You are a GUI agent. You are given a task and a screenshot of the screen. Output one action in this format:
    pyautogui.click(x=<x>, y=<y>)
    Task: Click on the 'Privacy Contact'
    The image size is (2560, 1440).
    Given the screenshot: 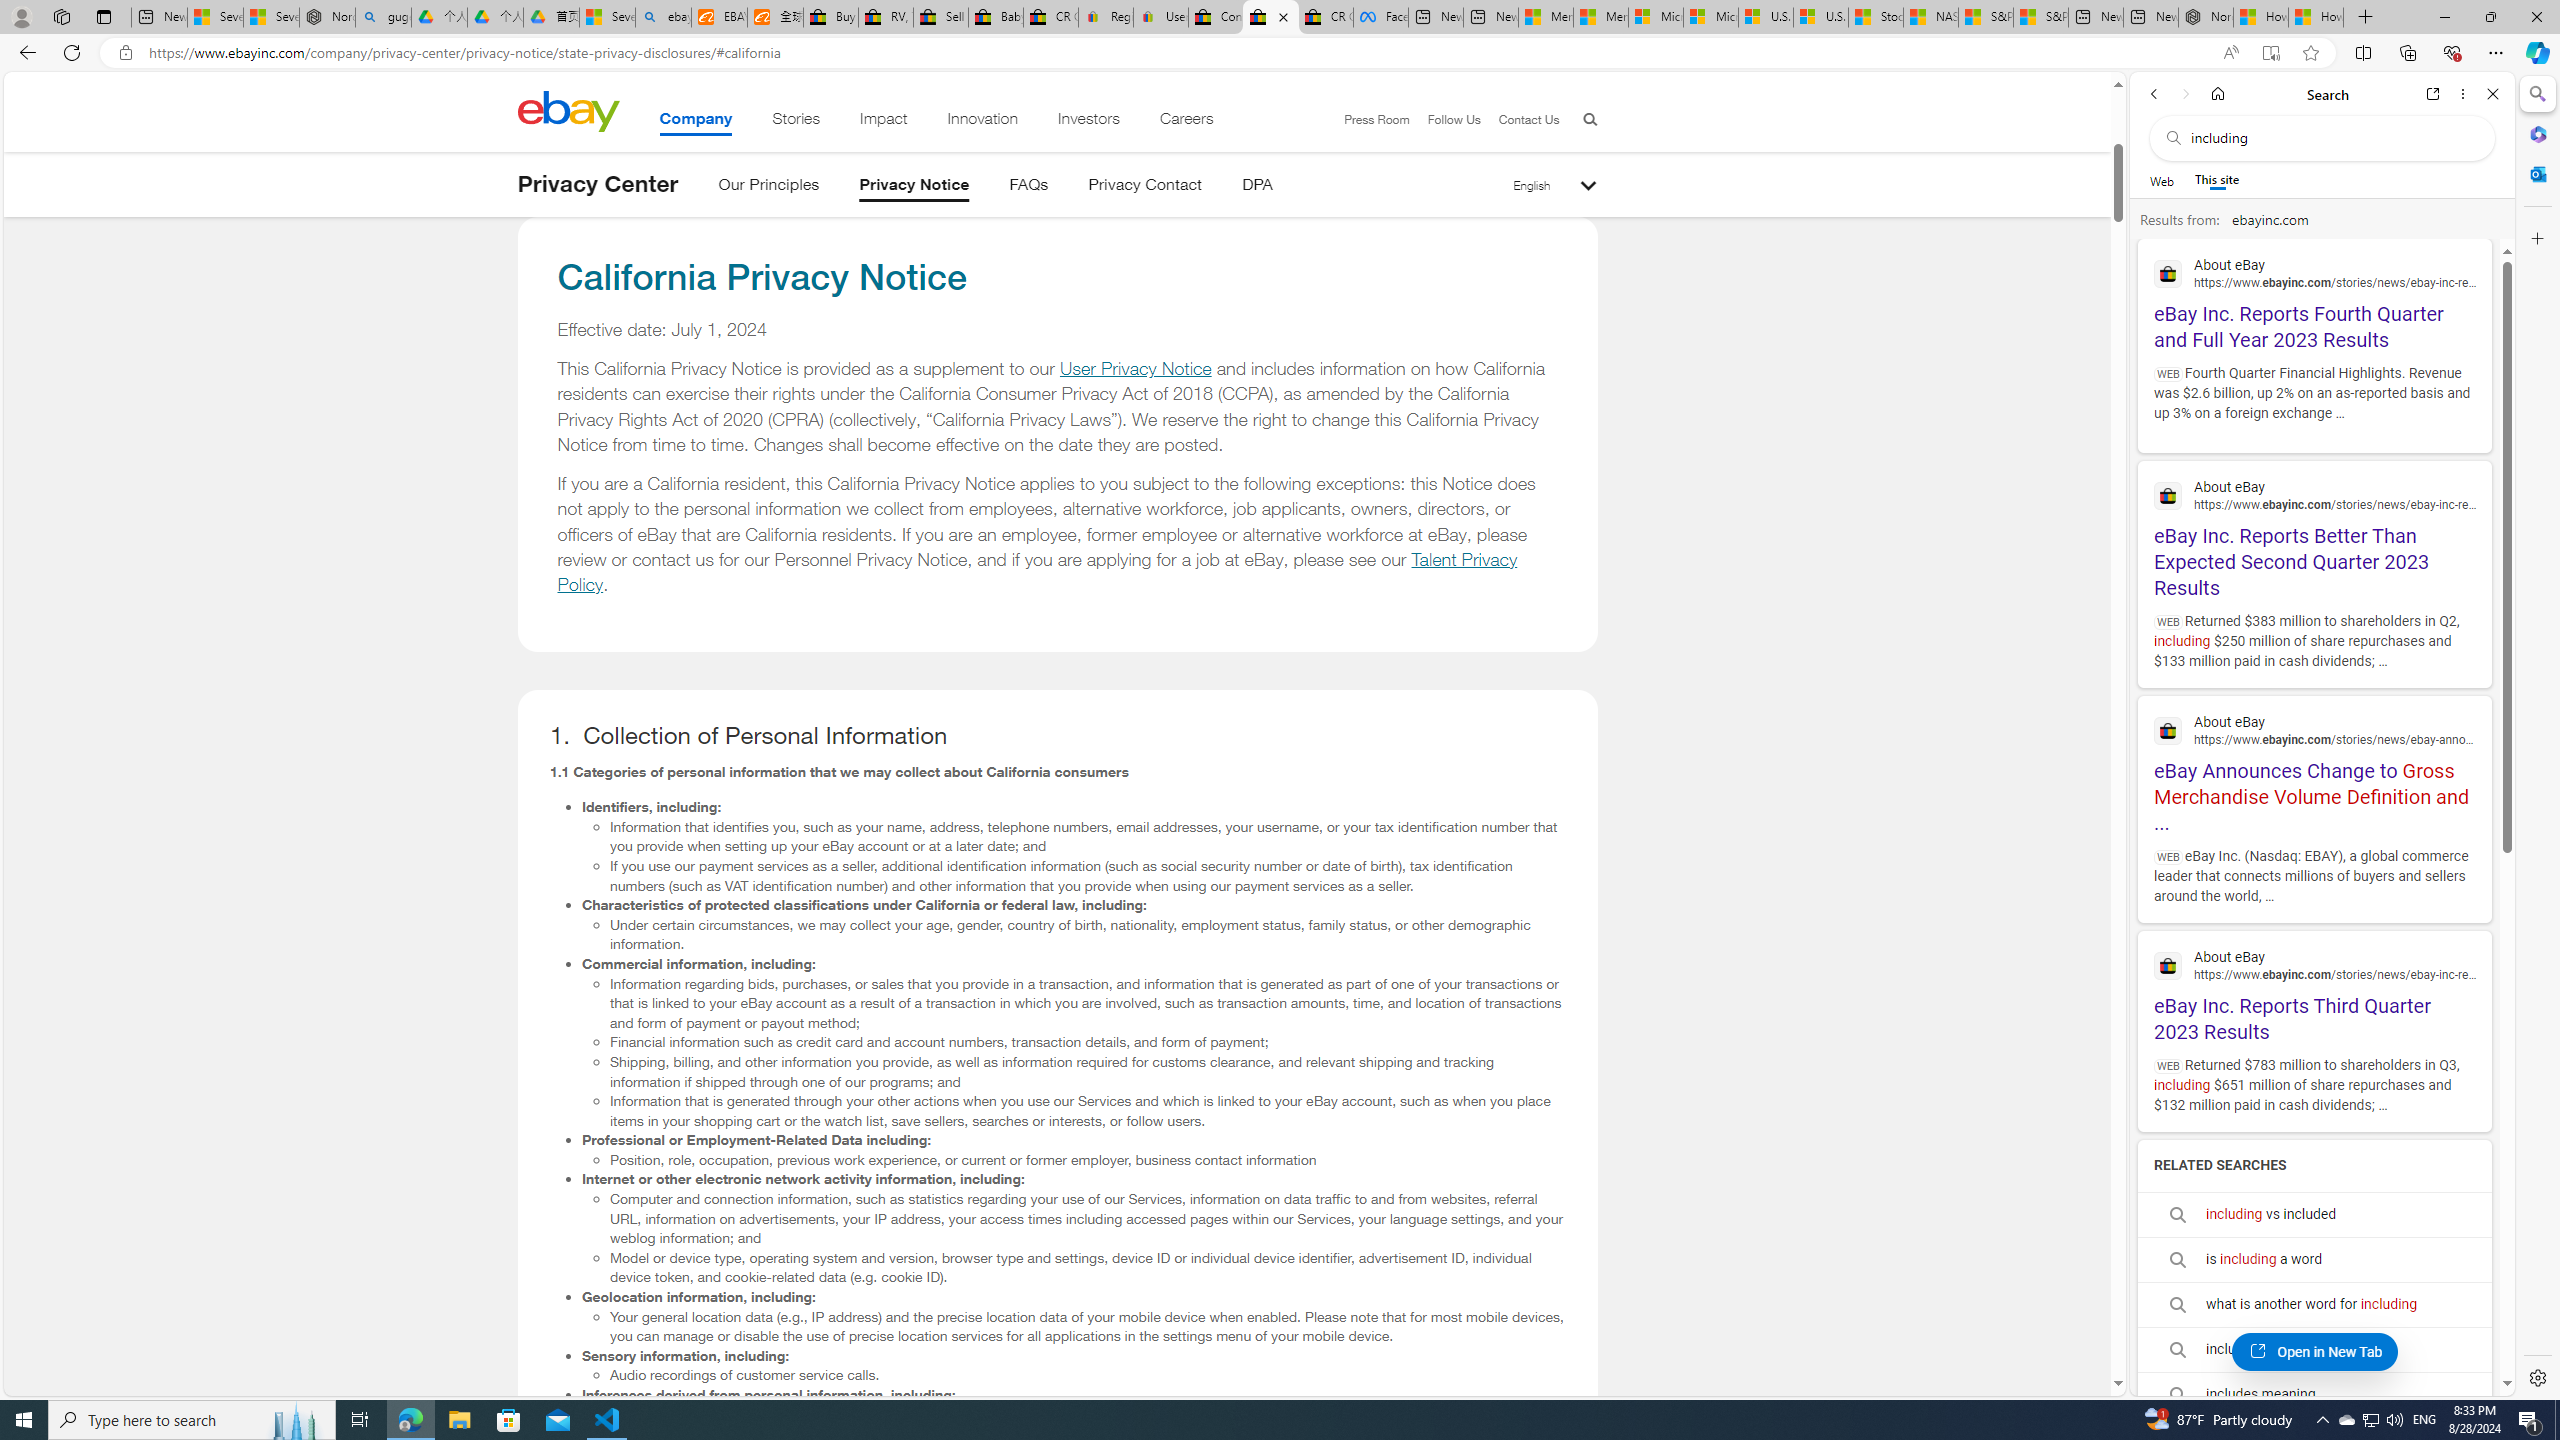 What is the action you would take?
    pyautogui.click(x=1145, y=187)
    